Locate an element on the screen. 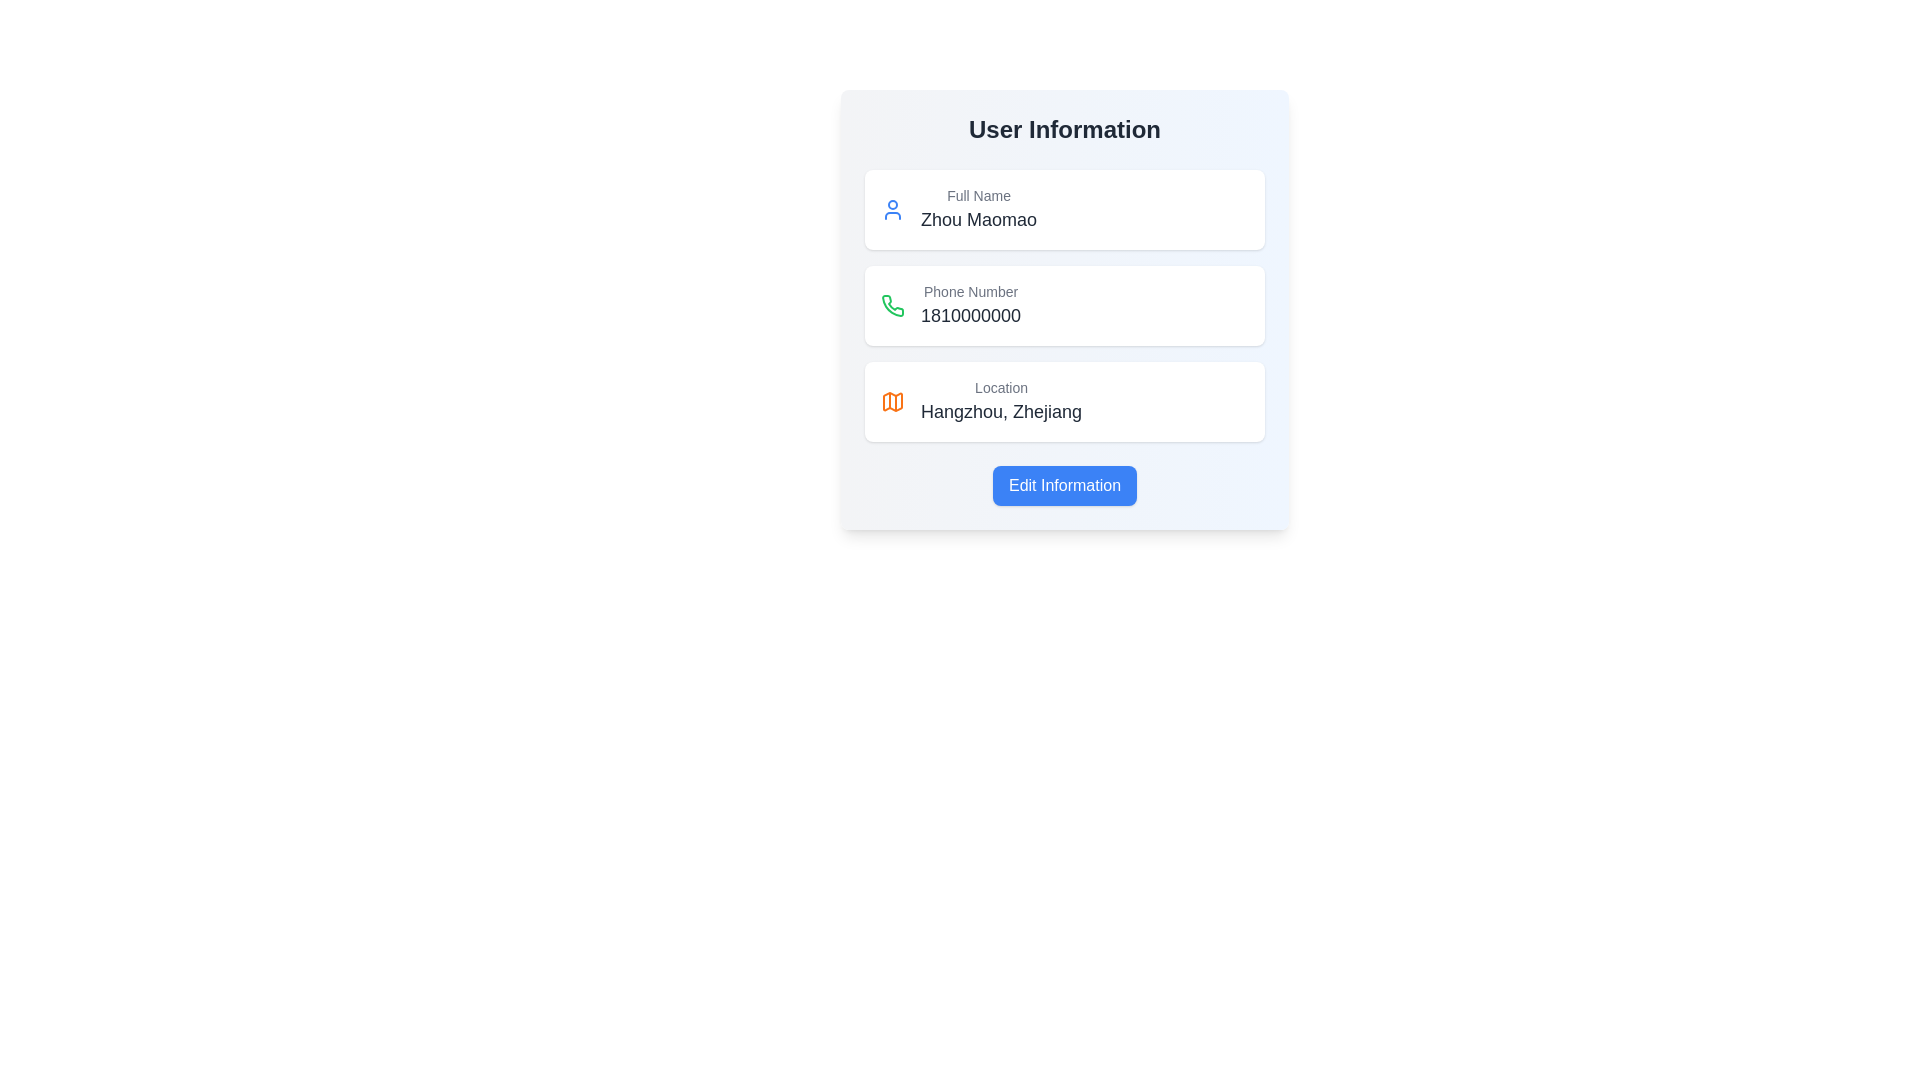 The height and width of the screenshot is (1080, 1920). the user profile icon, which is styled in blue and located in the upper left side of the content section under 'User Information', preceding the text 'Full Name Zhou Maomao' is located at coordinates (891, 209).